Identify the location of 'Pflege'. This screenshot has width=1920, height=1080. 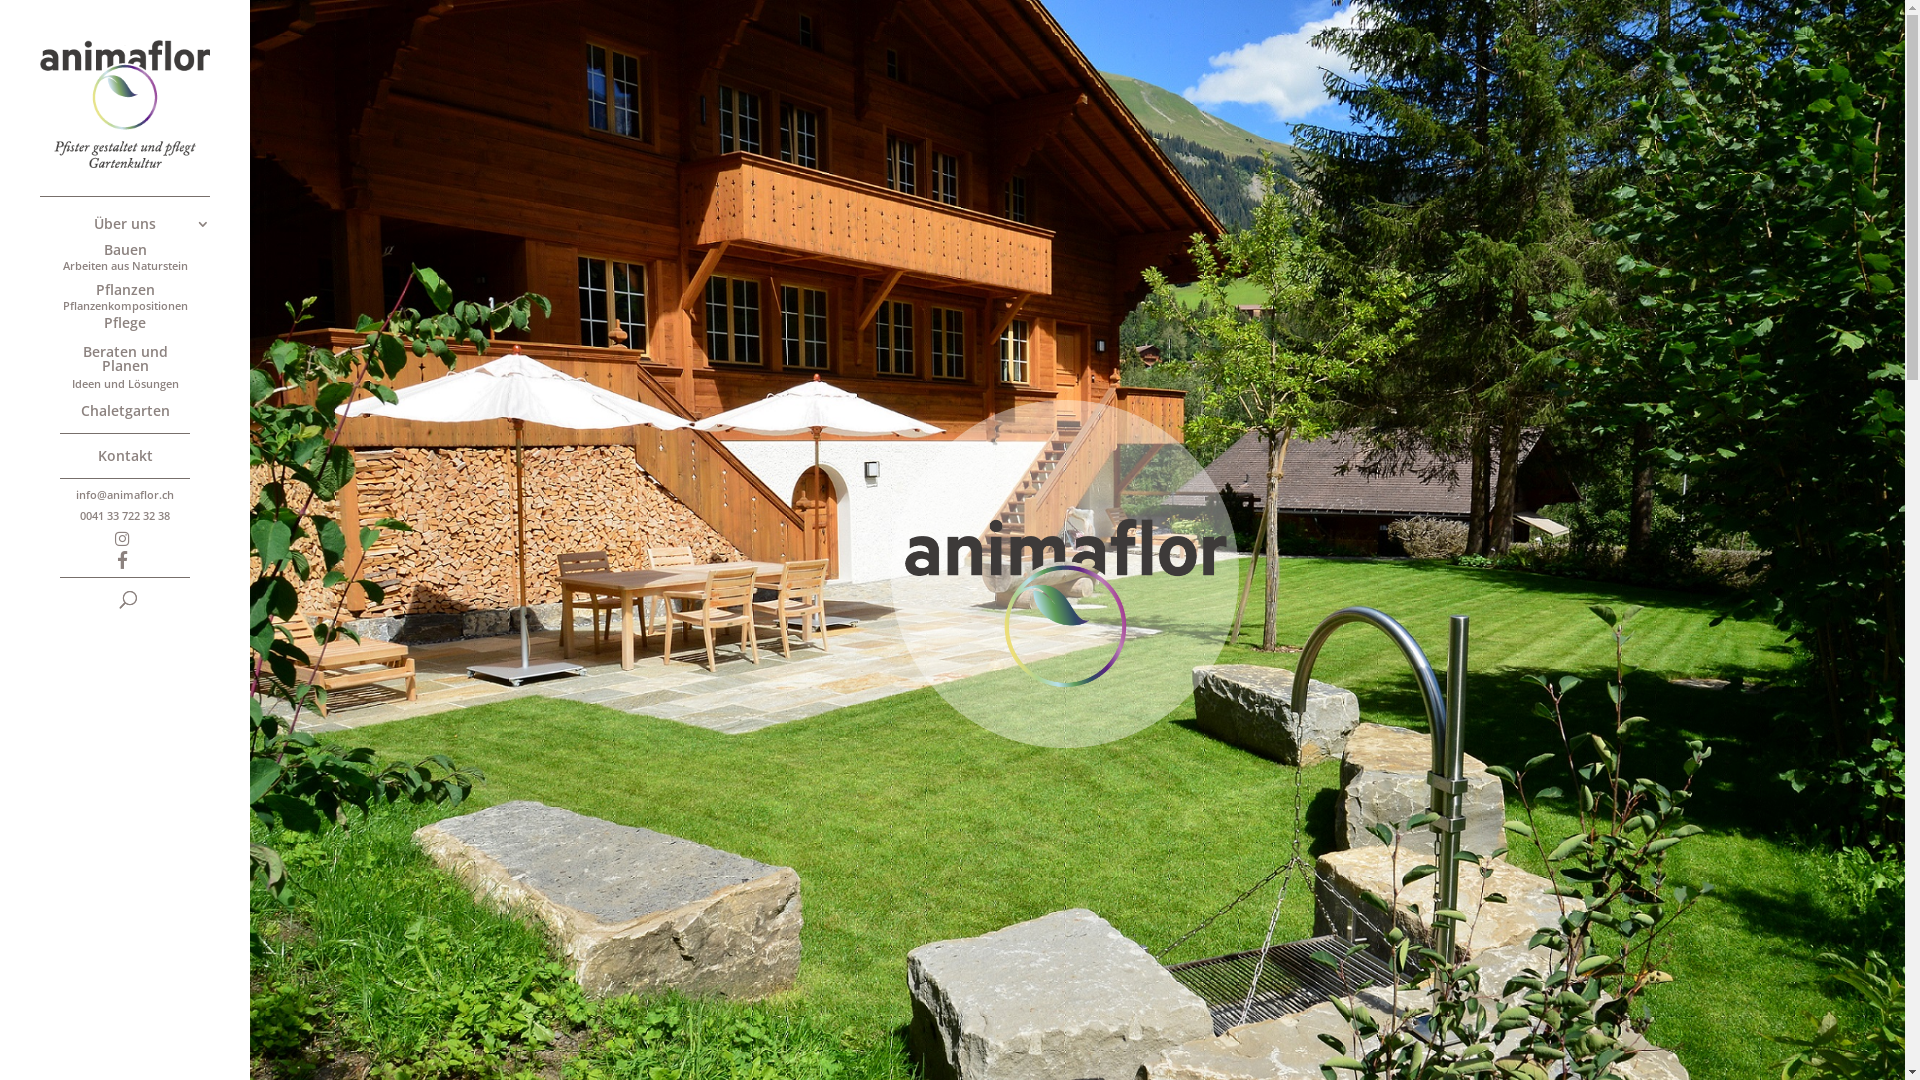
(143, 324).